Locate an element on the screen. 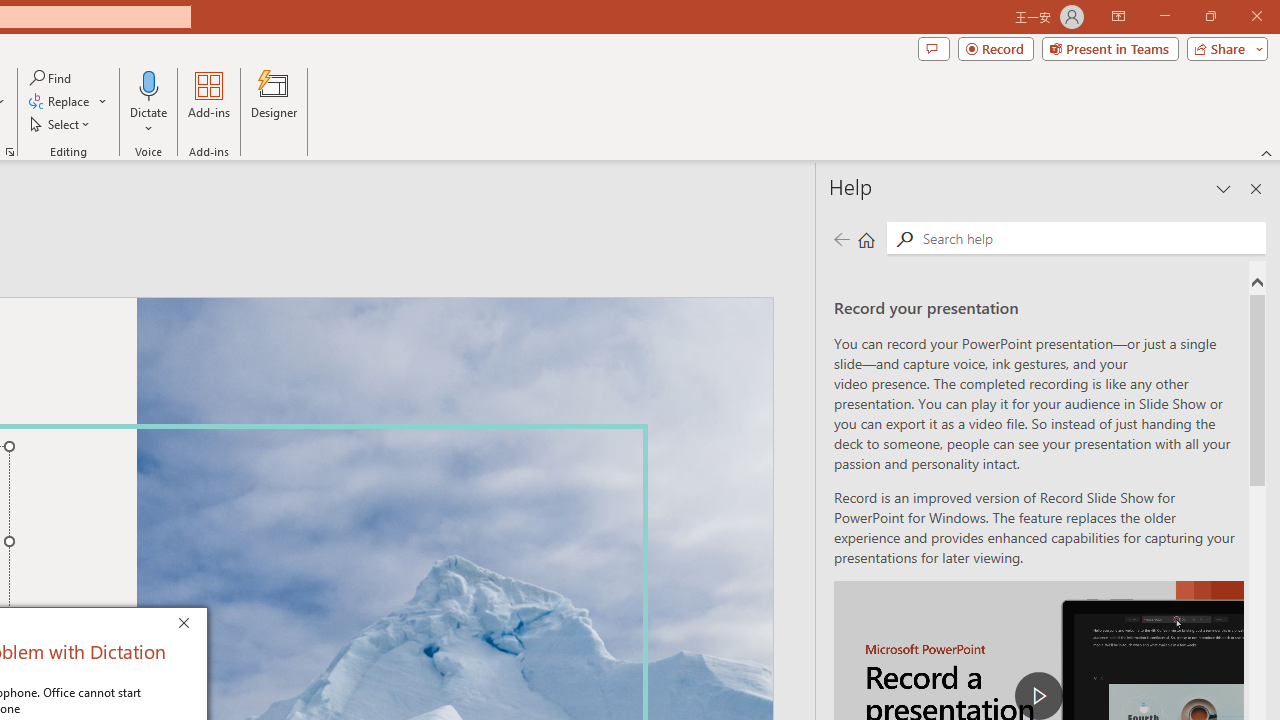 This screenshot has width=1280, height=720. 'Present in Teams' is located at coordinates (1109, 47).